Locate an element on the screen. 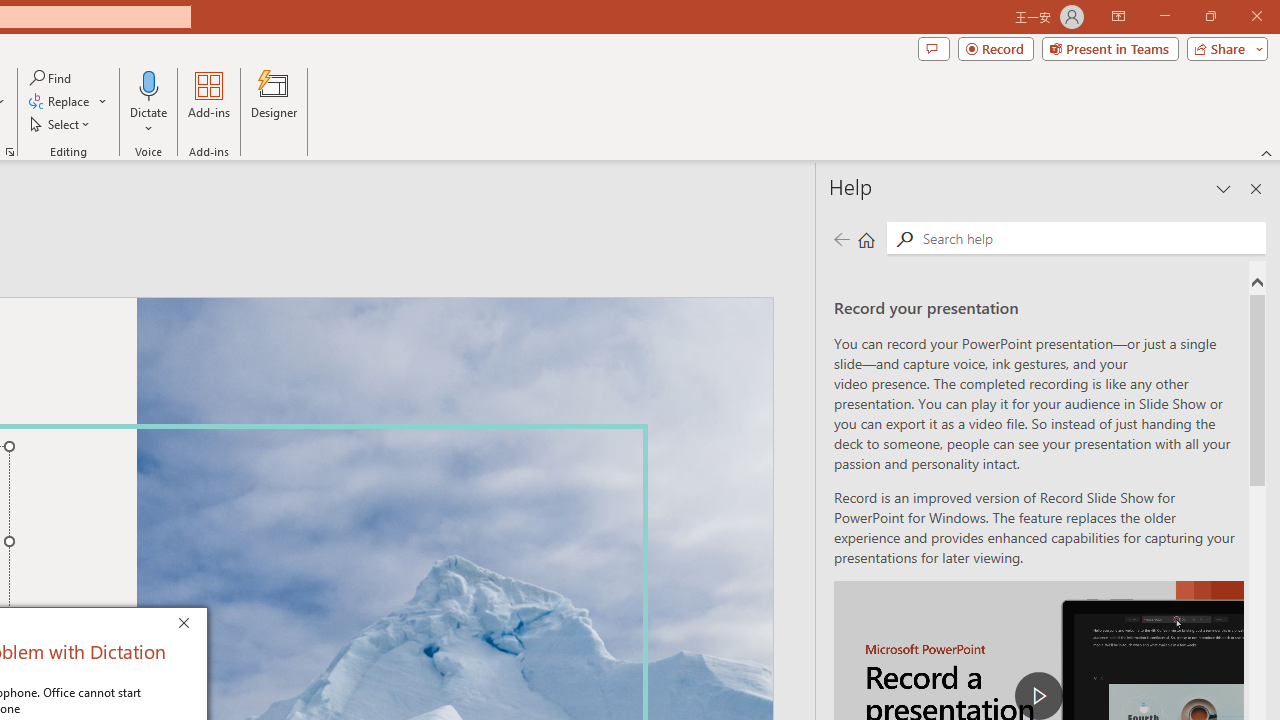 This screenshot has width=1280, height=720. 'Present in Teams' is located at coordinates (1109, 47).